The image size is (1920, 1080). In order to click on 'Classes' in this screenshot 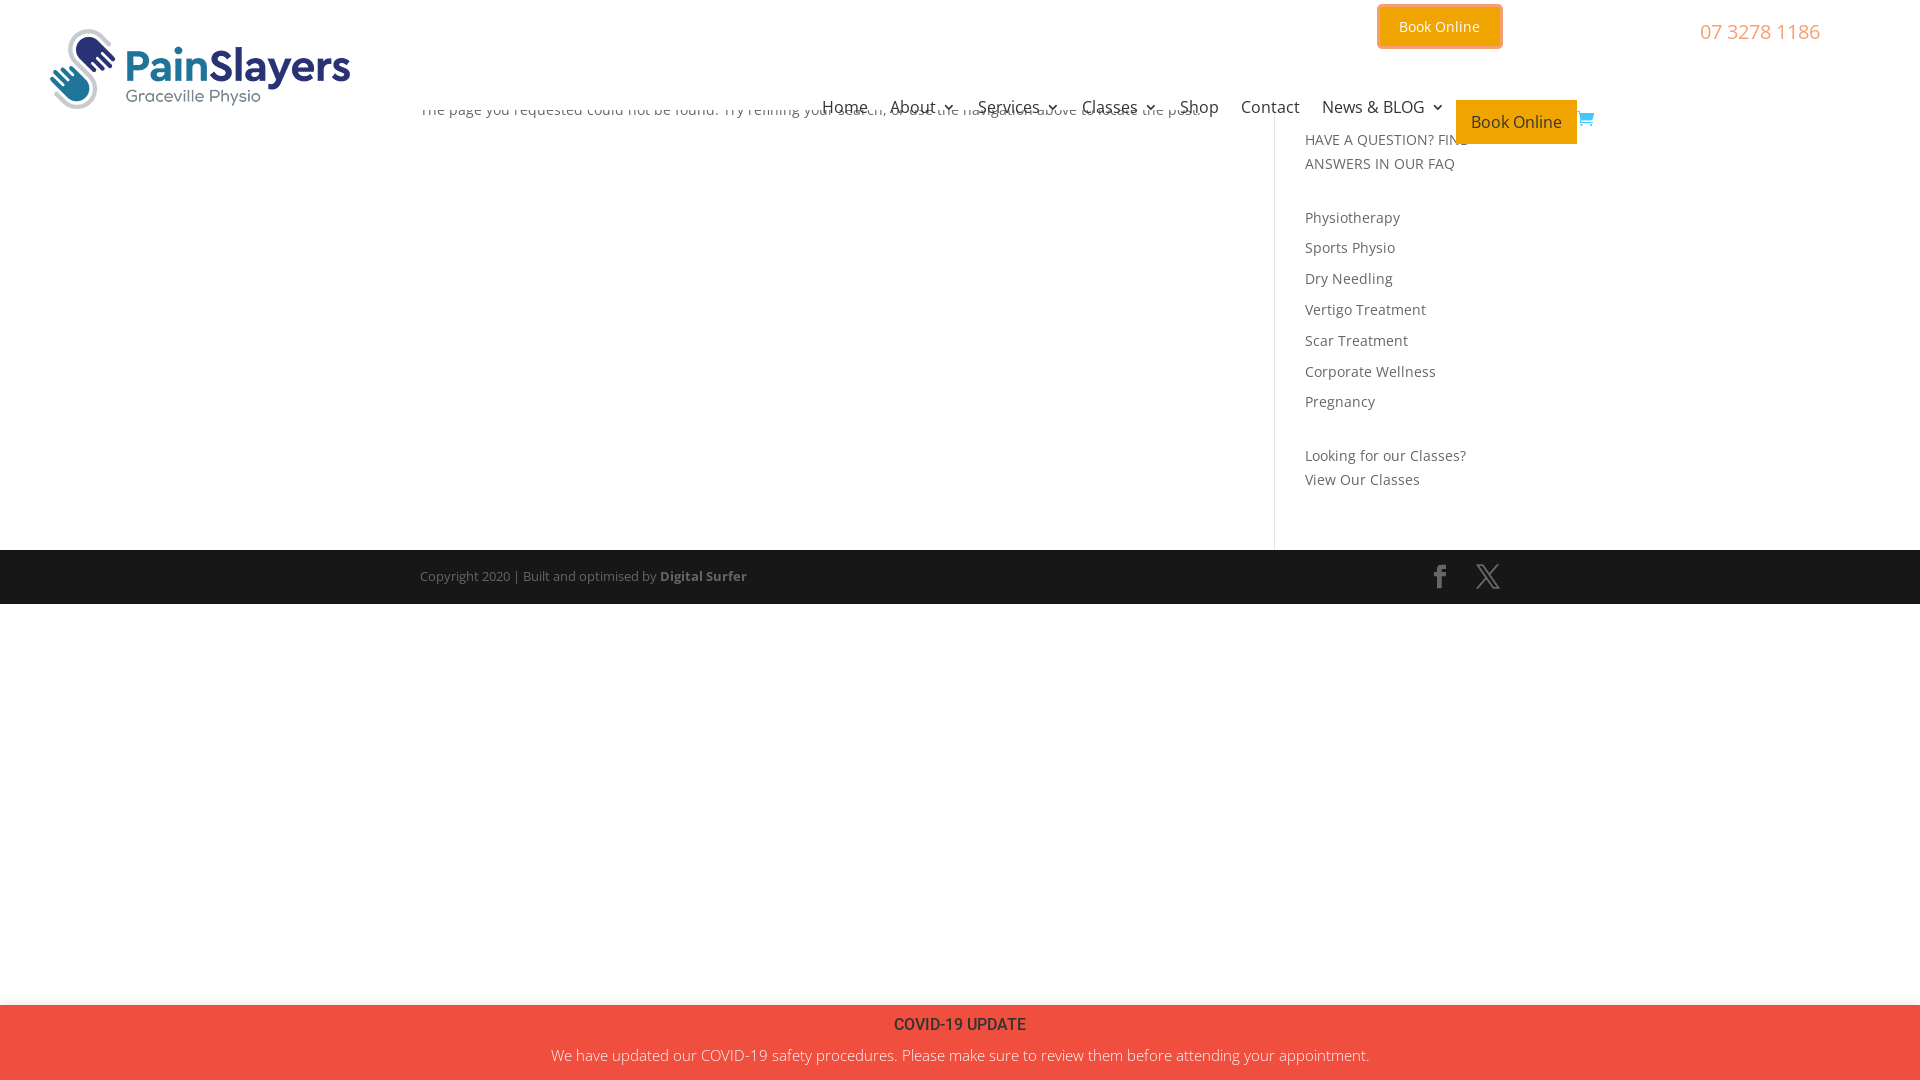, I will do `click(1118, 122)`.